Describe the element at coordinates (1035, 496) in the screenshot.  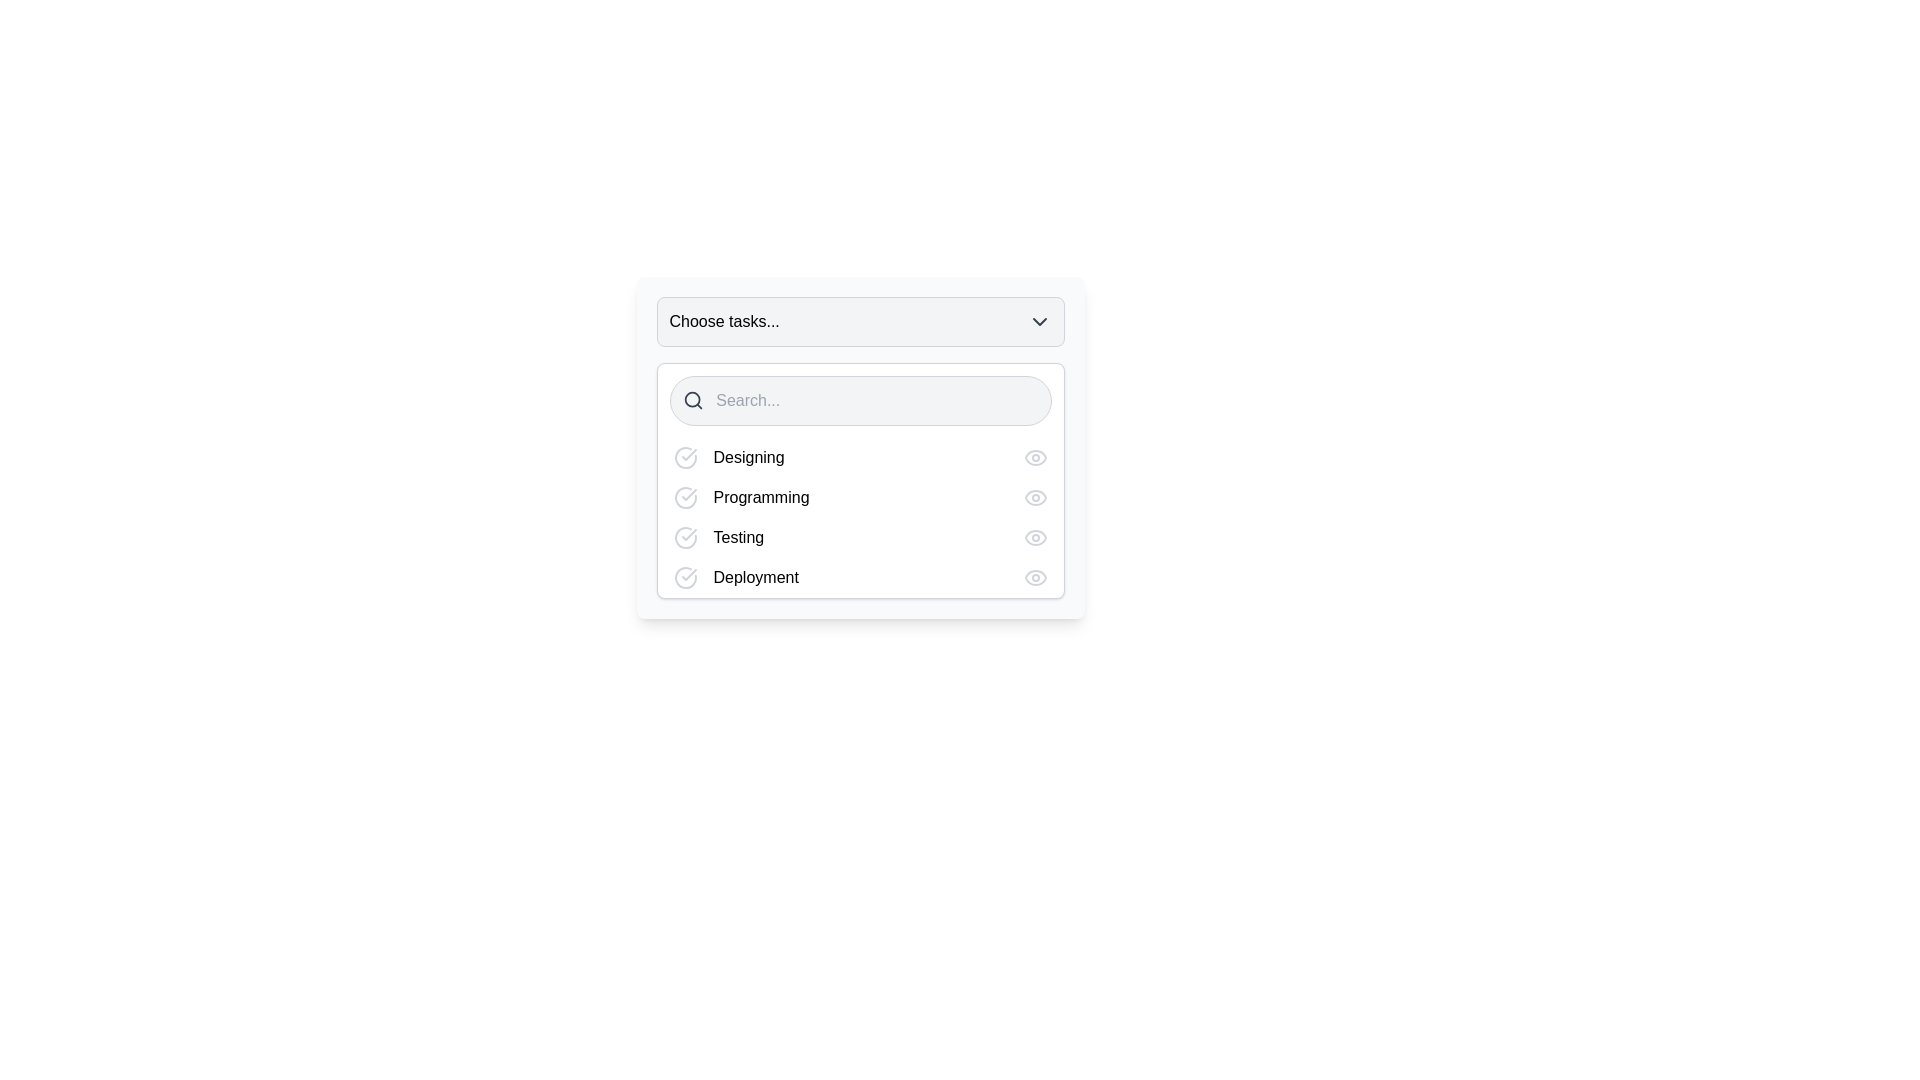
I see `the outer curved line of the eye icon SVG, which is located to the right of the 'Programming' text in the dropdown list of tasks` at that location.